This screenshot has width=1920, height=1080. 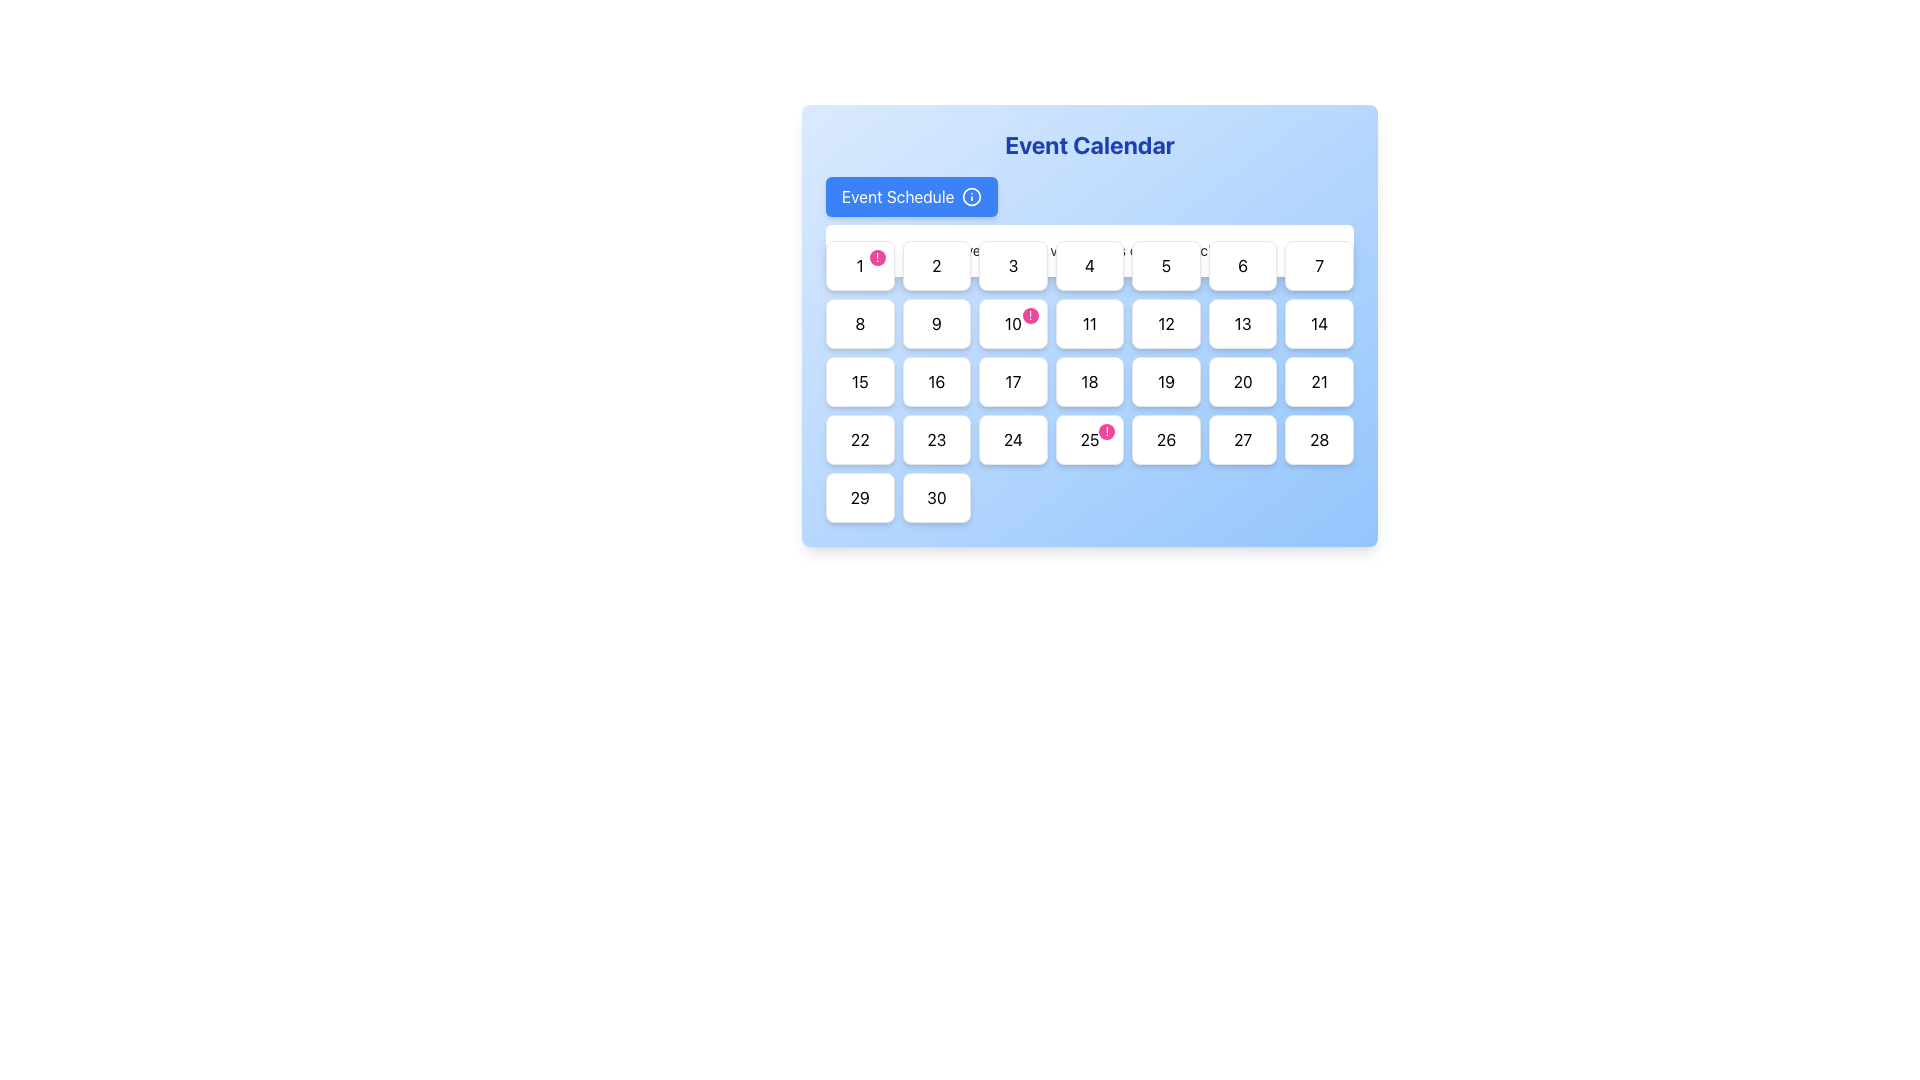 What do you see at coordinates (935, 496) in the screenshot?
I see `the button indicating the 30th day of the month in the date selection grid` at bounding box center [935, 496].